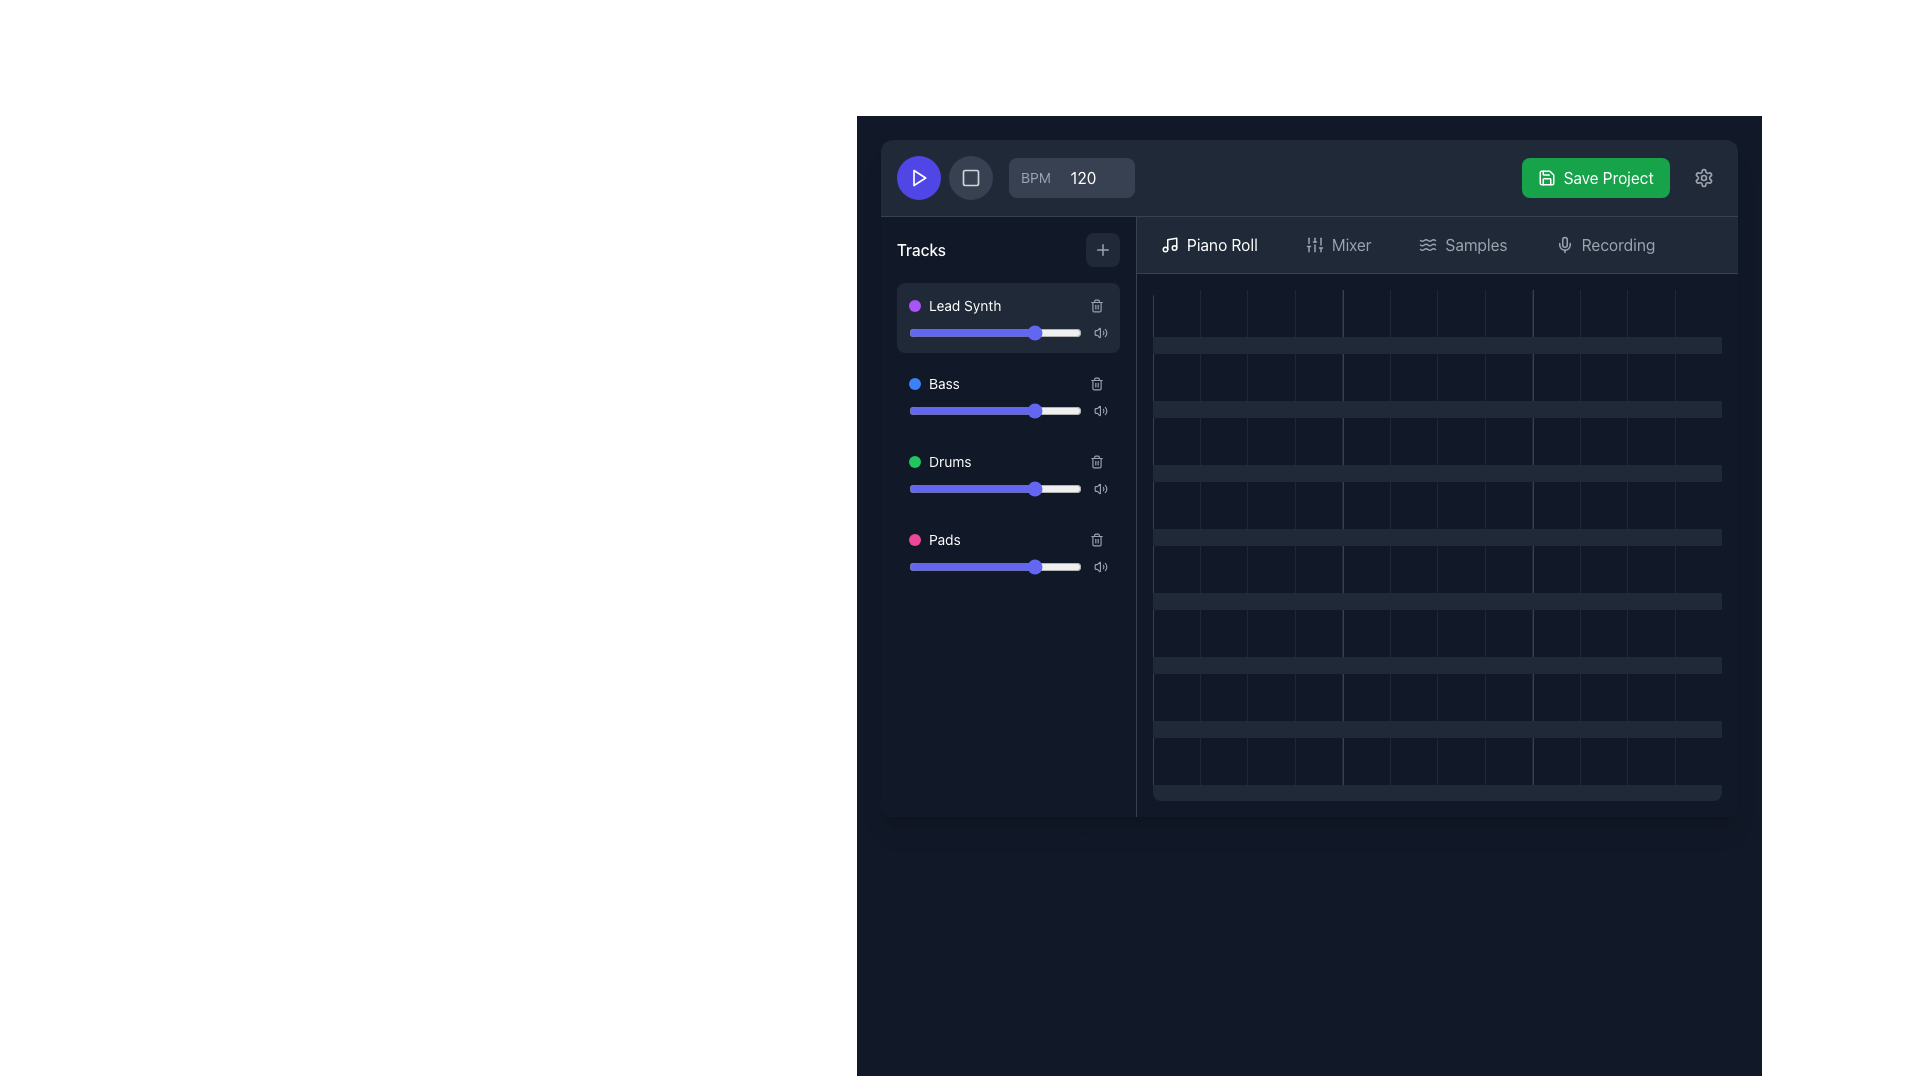 The image size is (1920, 1080). Describe the element at coordinates (1079, 462) in the screenshot. I see `the volume for the 'Drums' track` at that location.